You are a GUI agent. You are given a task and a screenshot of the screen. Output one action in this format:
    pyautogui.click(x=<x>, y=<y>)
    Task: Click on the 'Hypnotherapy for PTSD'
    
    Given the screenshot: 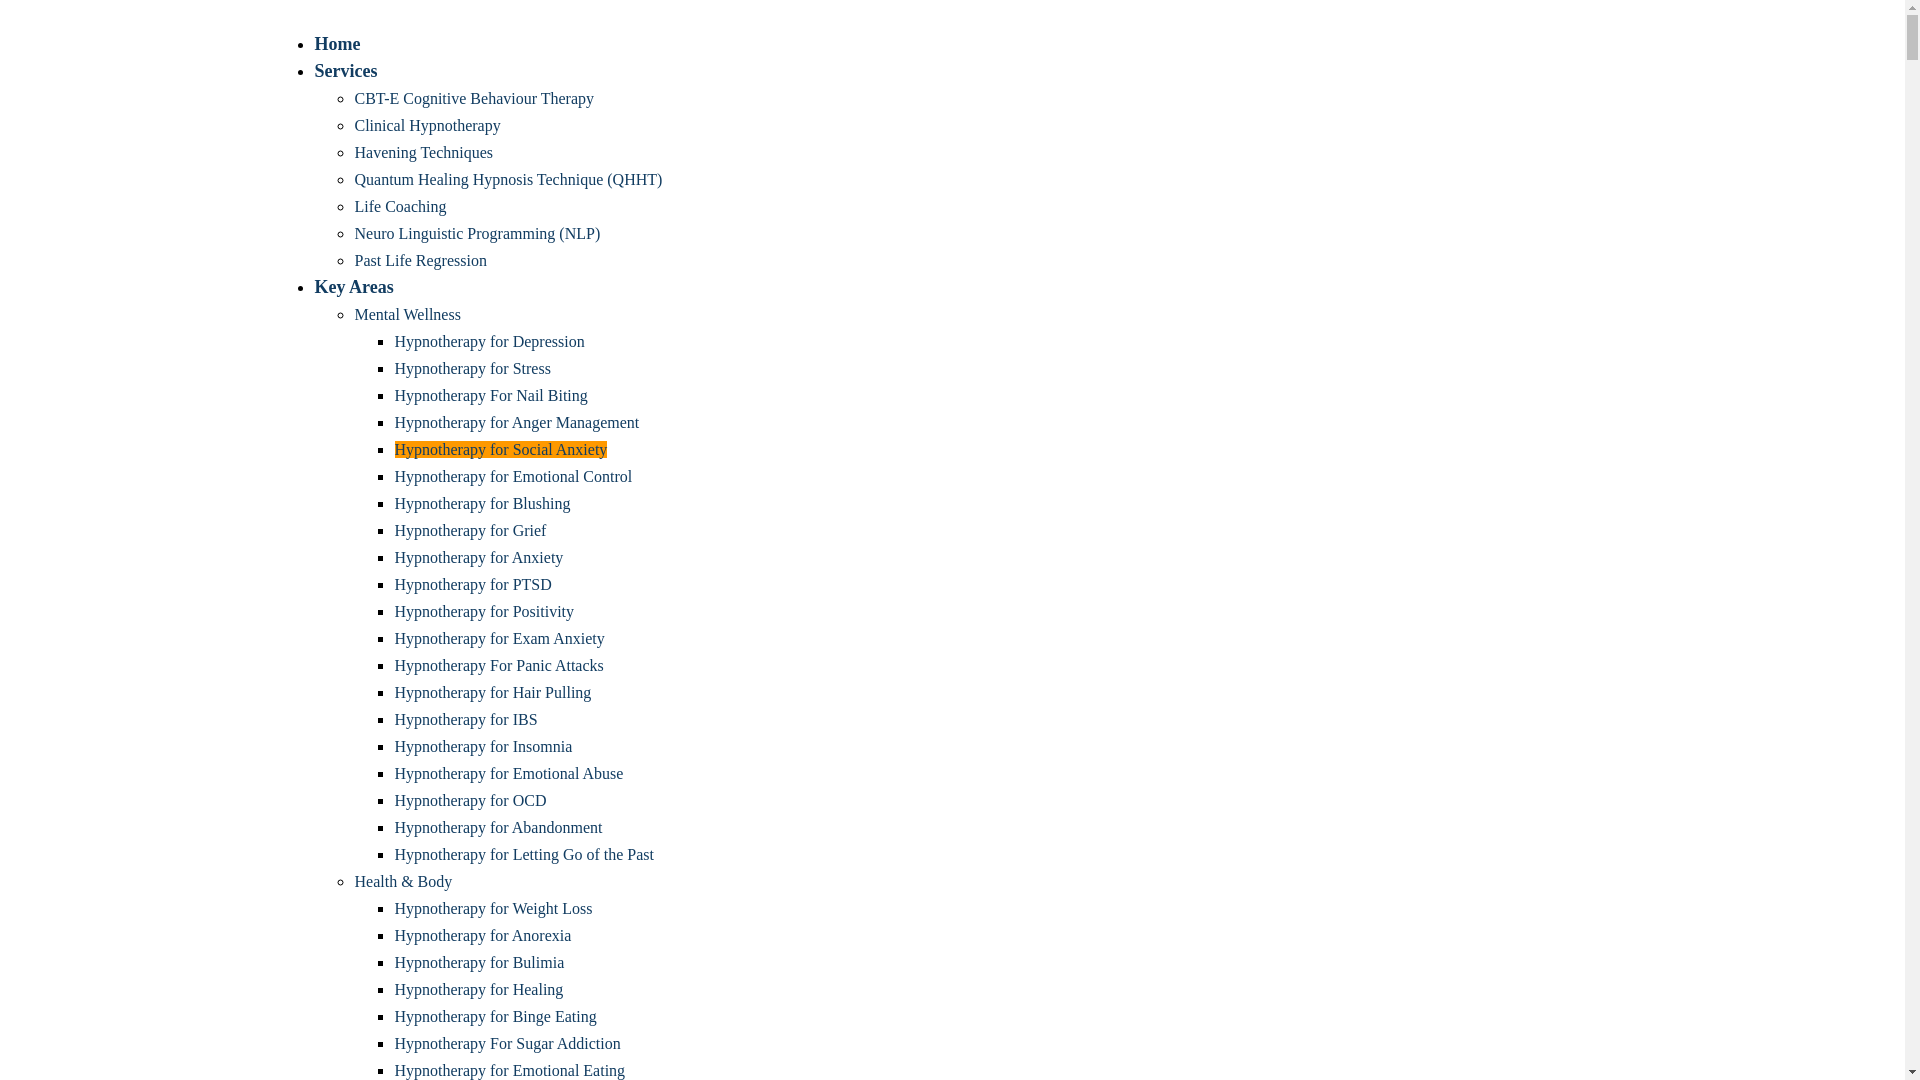 What is the action you would take?
    pyautogui.click(x=471, y=584)
    